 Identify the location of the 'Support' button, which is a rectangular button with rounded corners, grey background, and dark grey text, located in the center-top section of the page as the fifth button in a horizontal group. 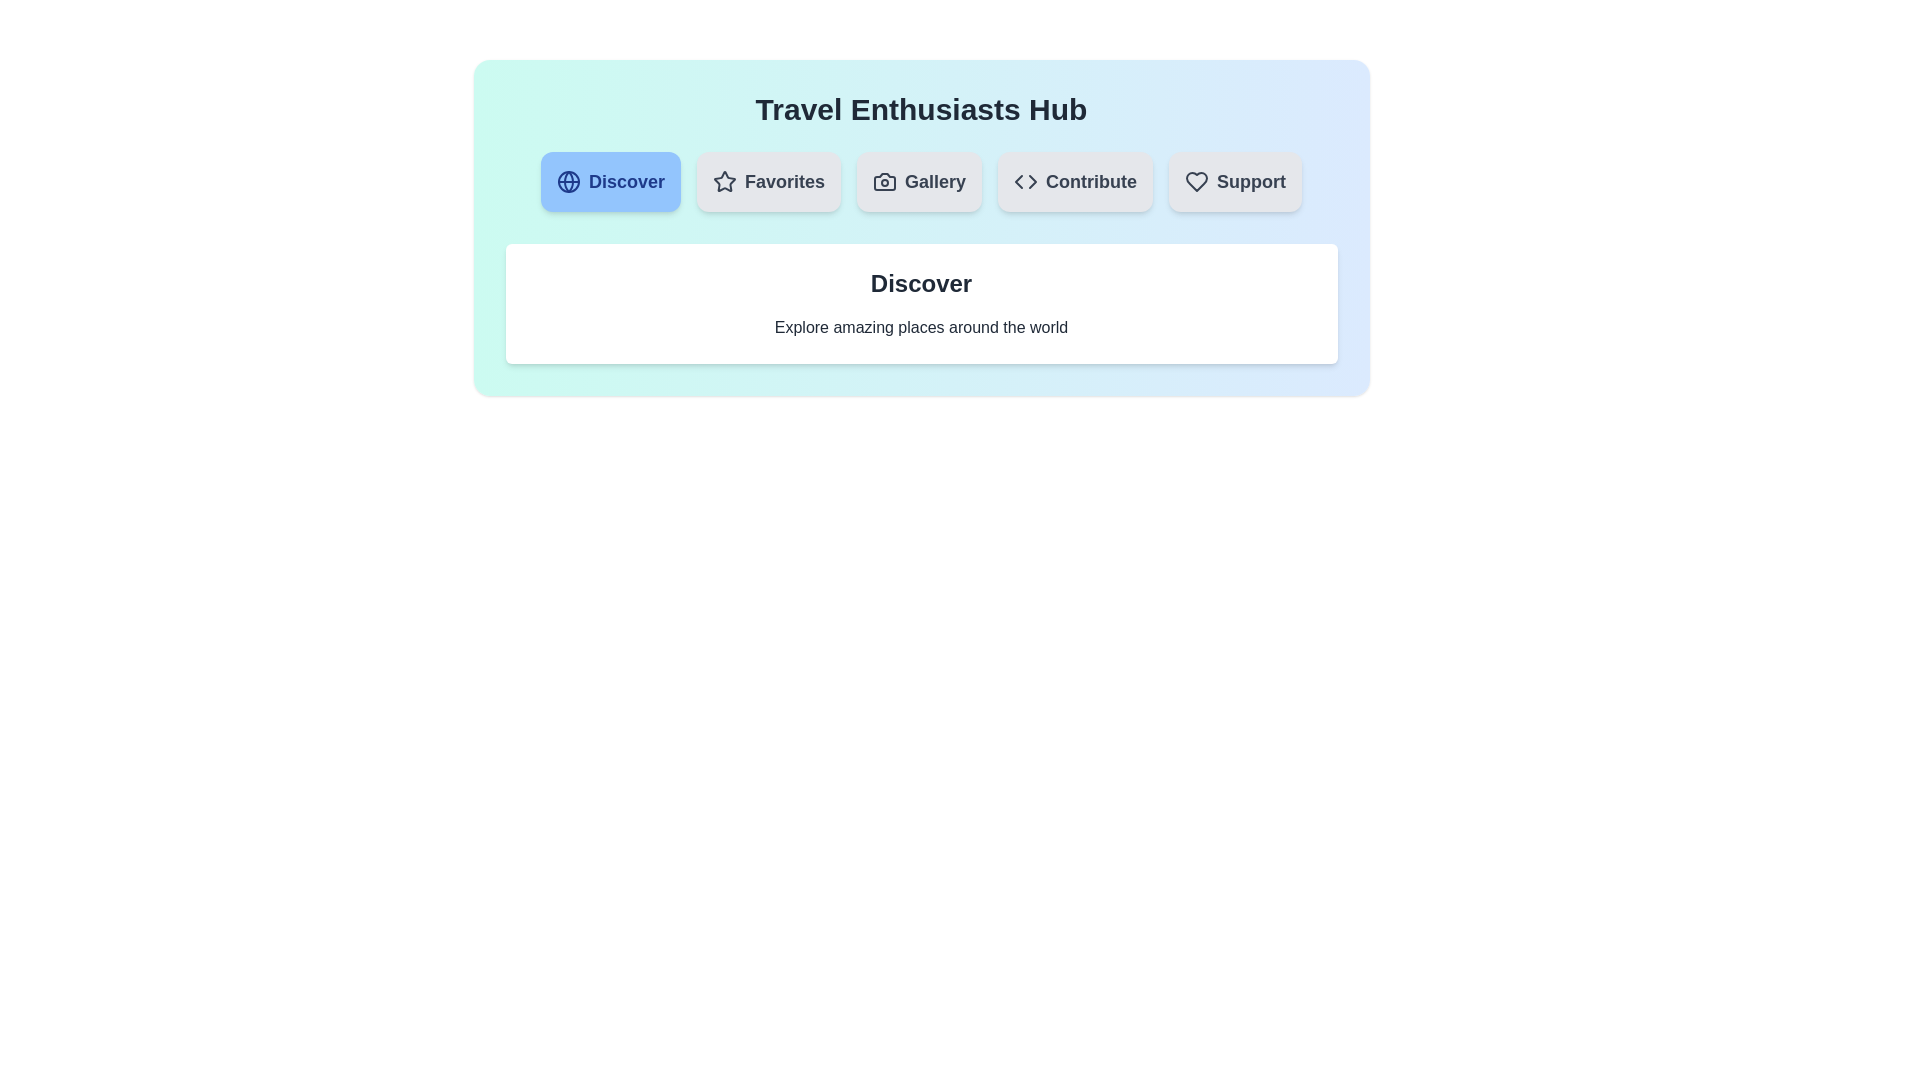
(1234, 181).